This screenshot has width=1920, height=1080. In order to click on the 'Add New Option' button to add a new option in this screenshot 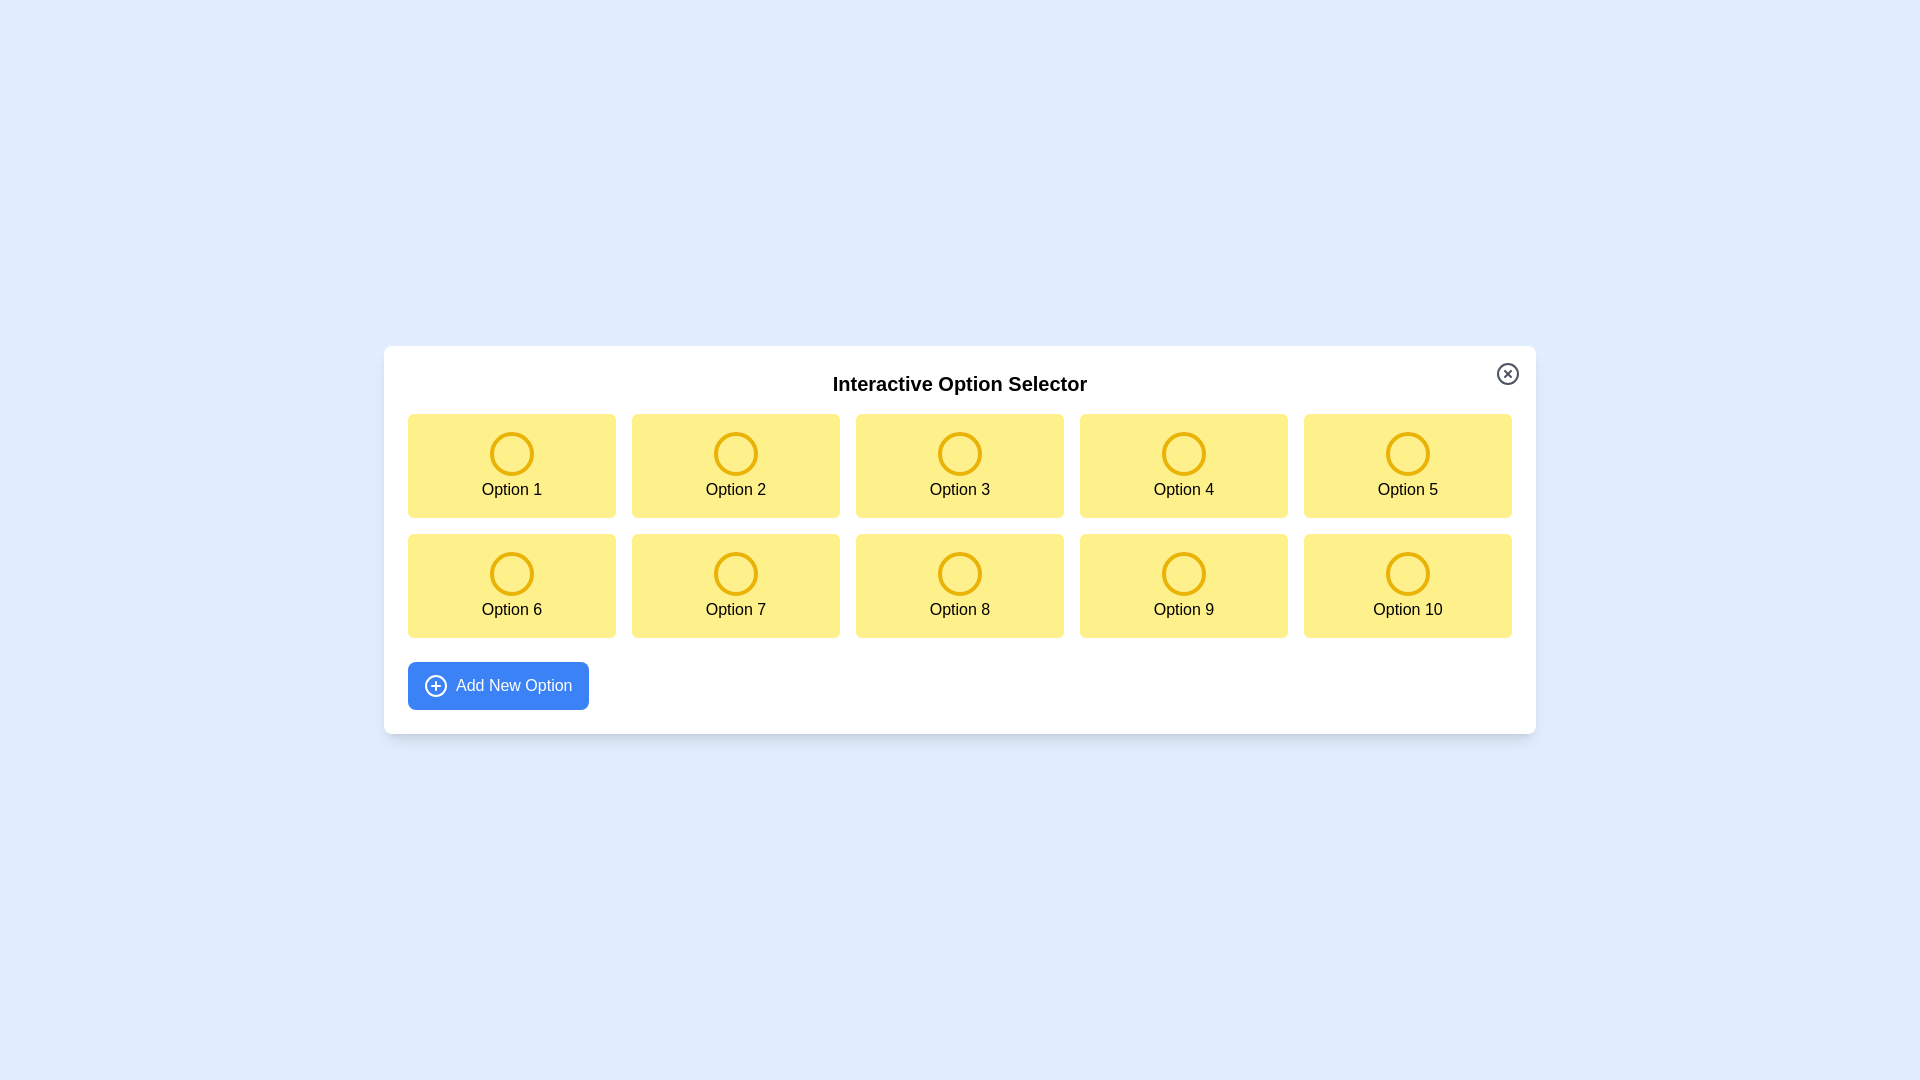, I will do `click(498, 685)`.